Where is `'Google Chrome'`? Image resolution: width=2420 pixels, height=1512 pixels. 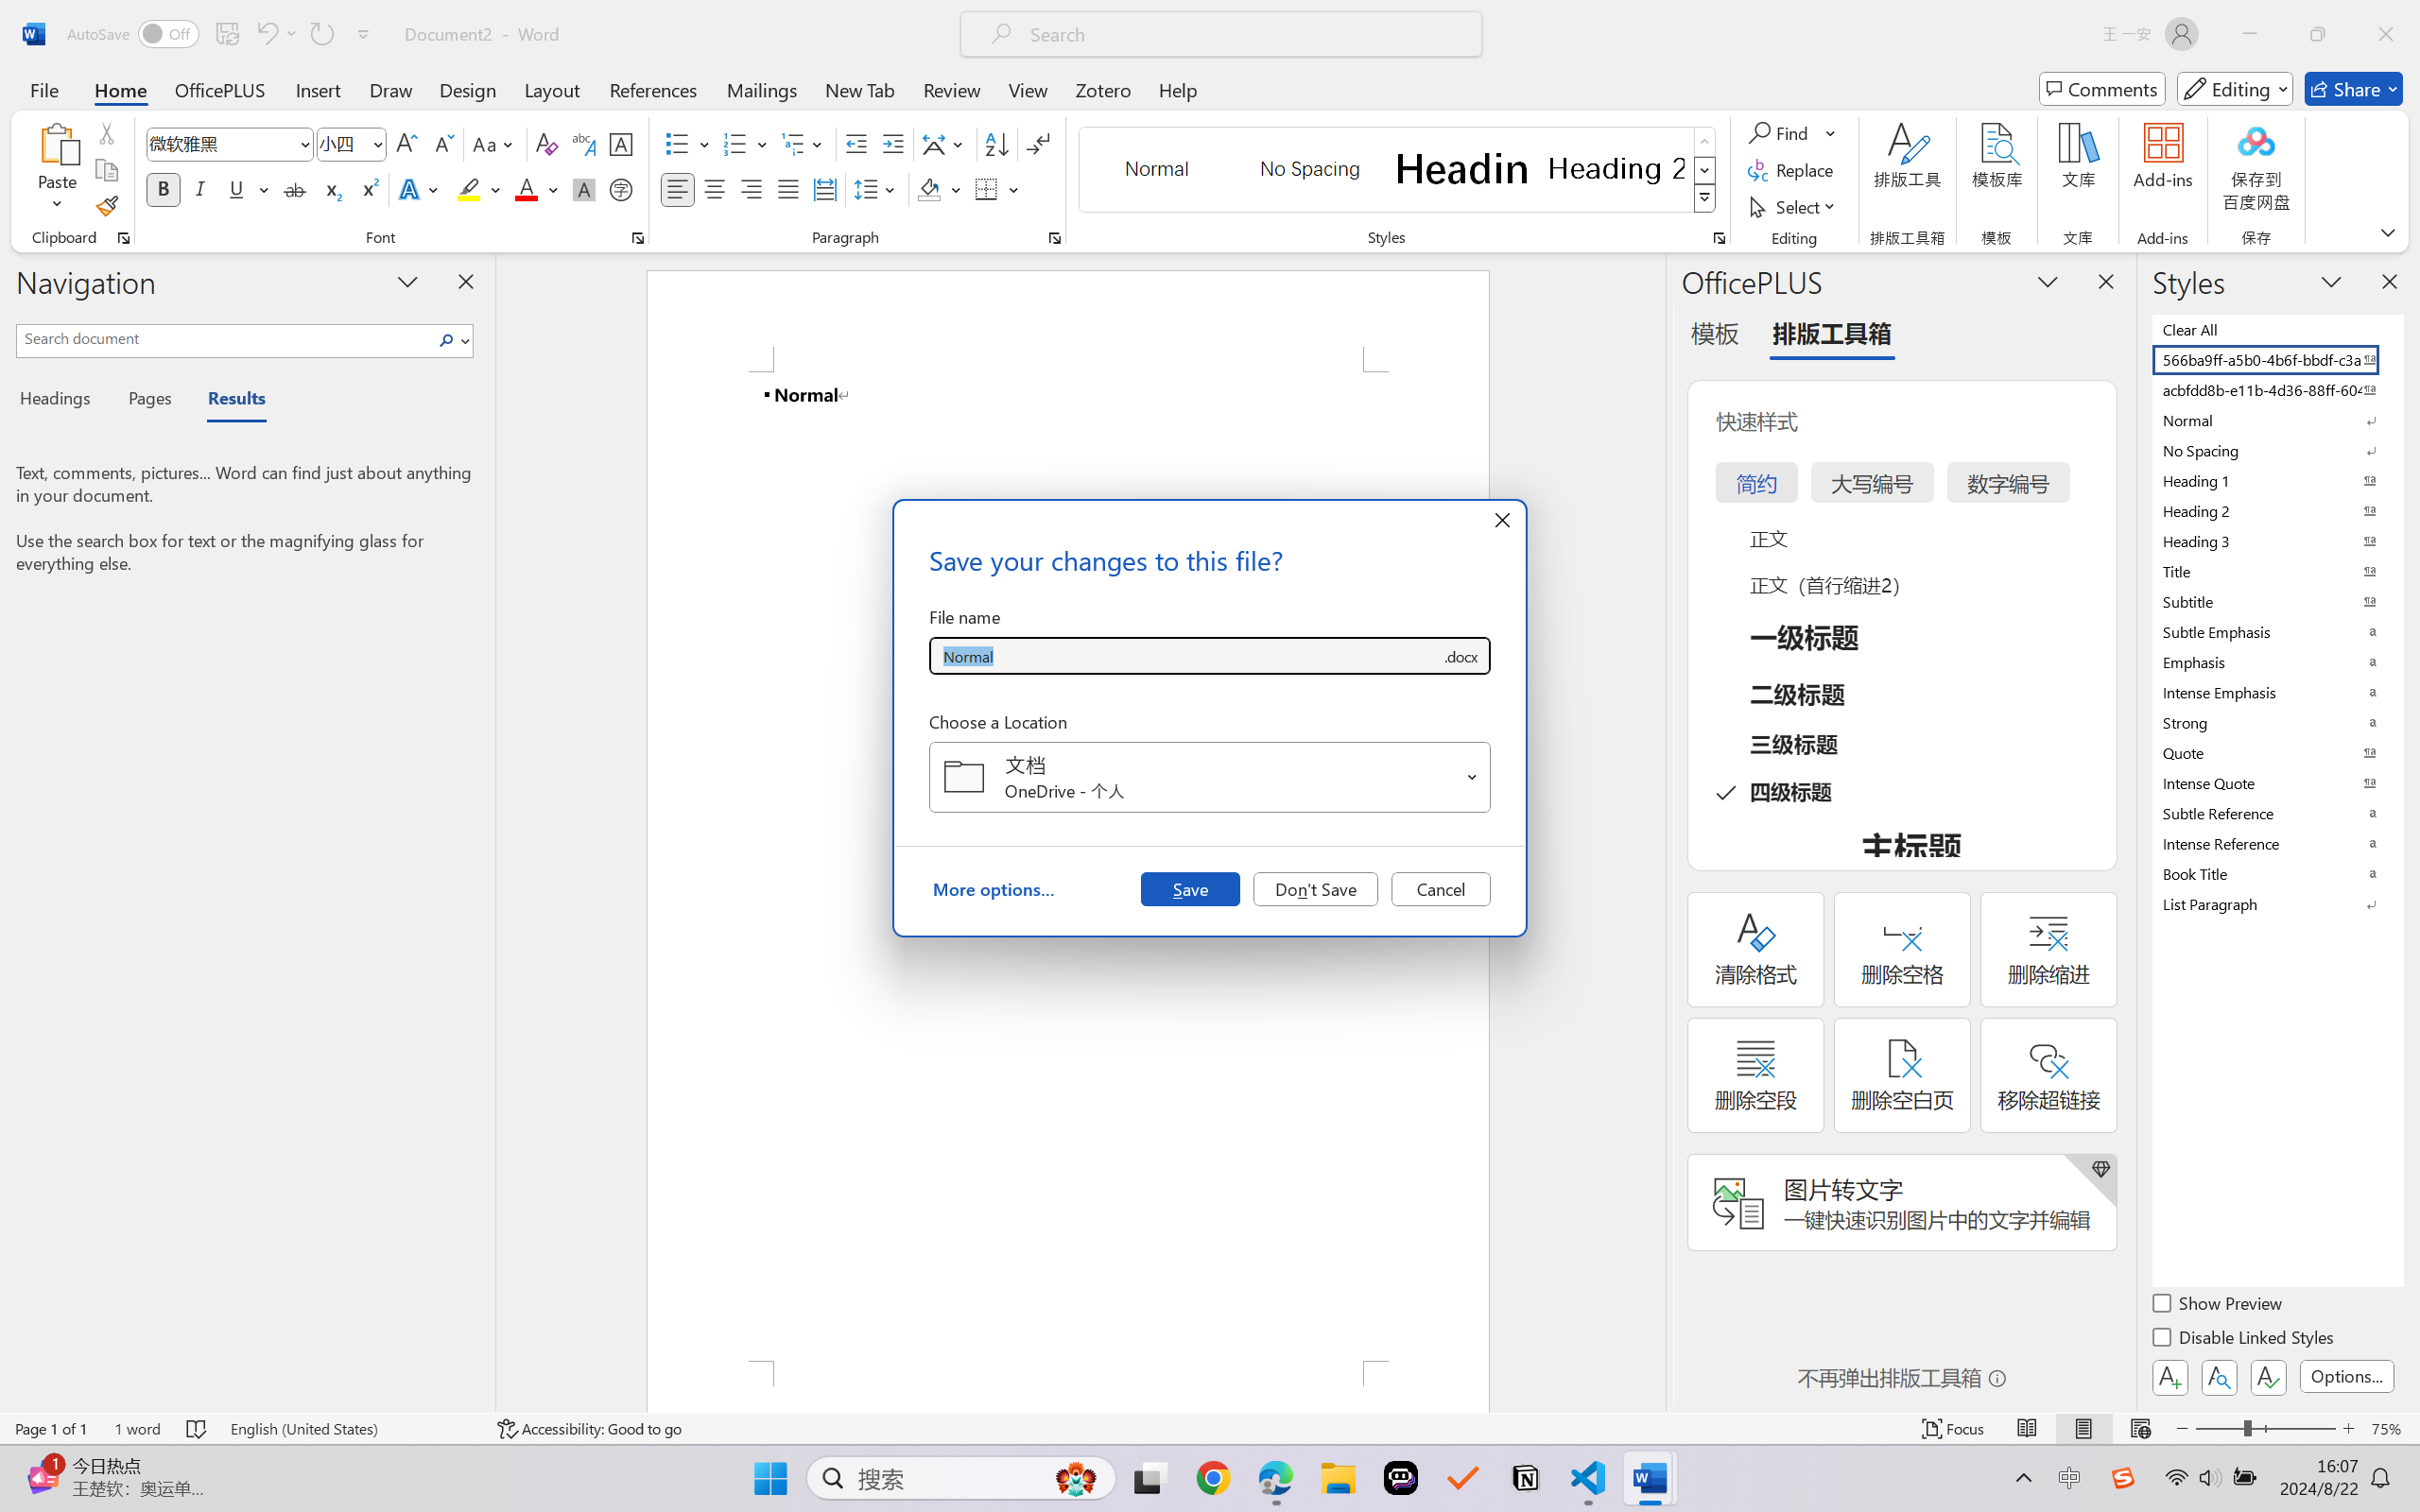
'Google Chrome' is located at coordinates (1213, 1478).